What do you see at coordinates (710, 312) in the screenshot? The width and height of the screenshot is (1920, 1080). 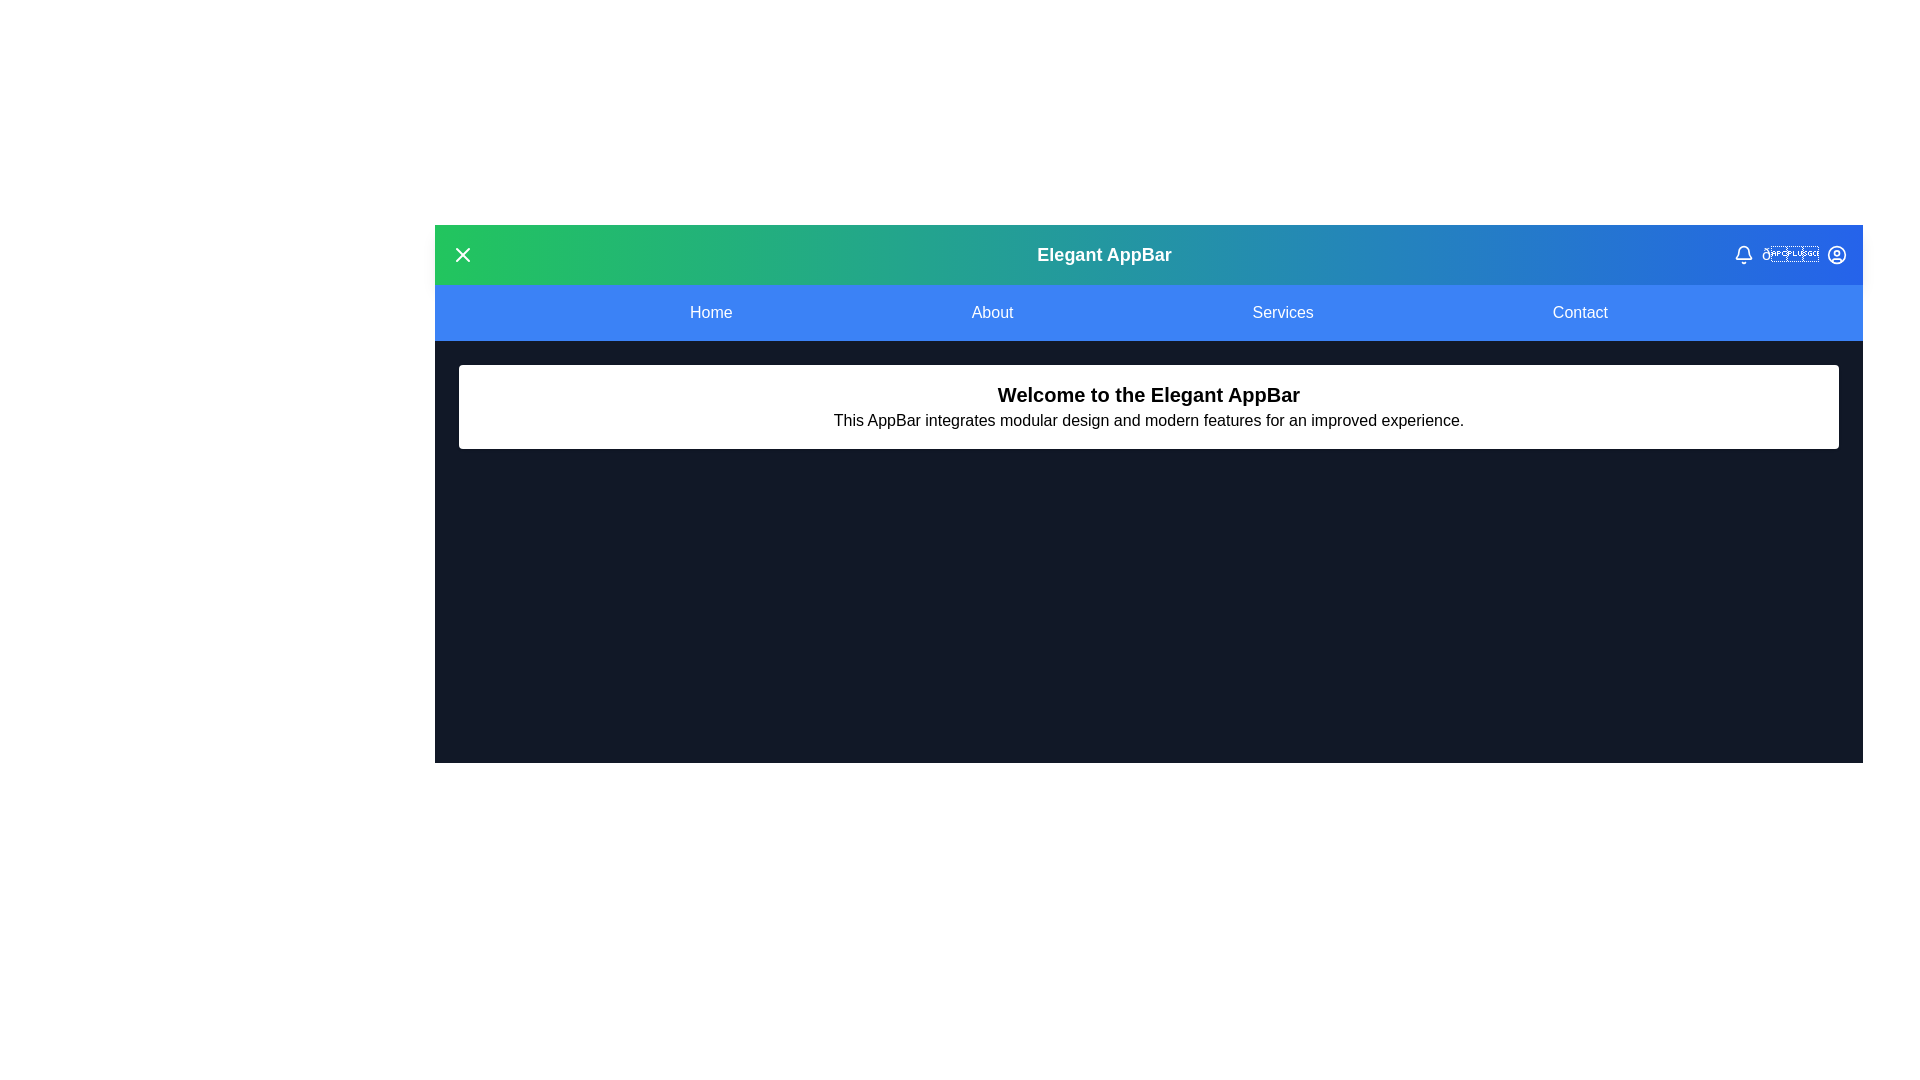 I see `the navigation button labeled Home to navigate to the corresponding section` at bounding box center [710, 312].